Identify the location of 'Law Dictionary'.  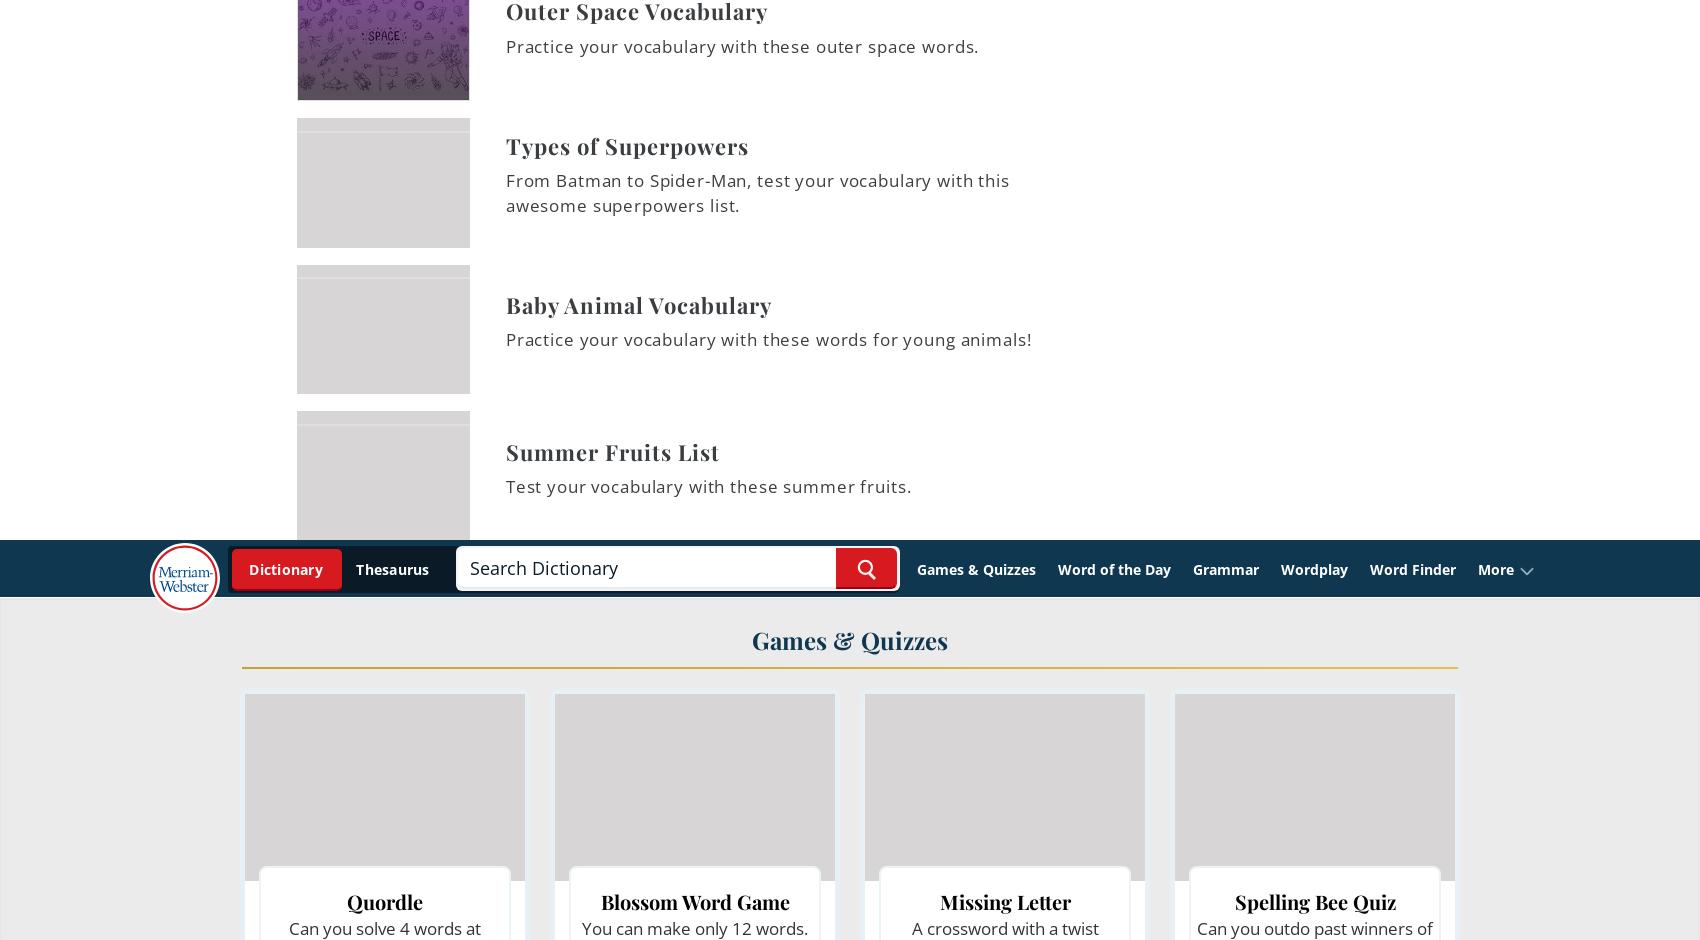
(659, 108).